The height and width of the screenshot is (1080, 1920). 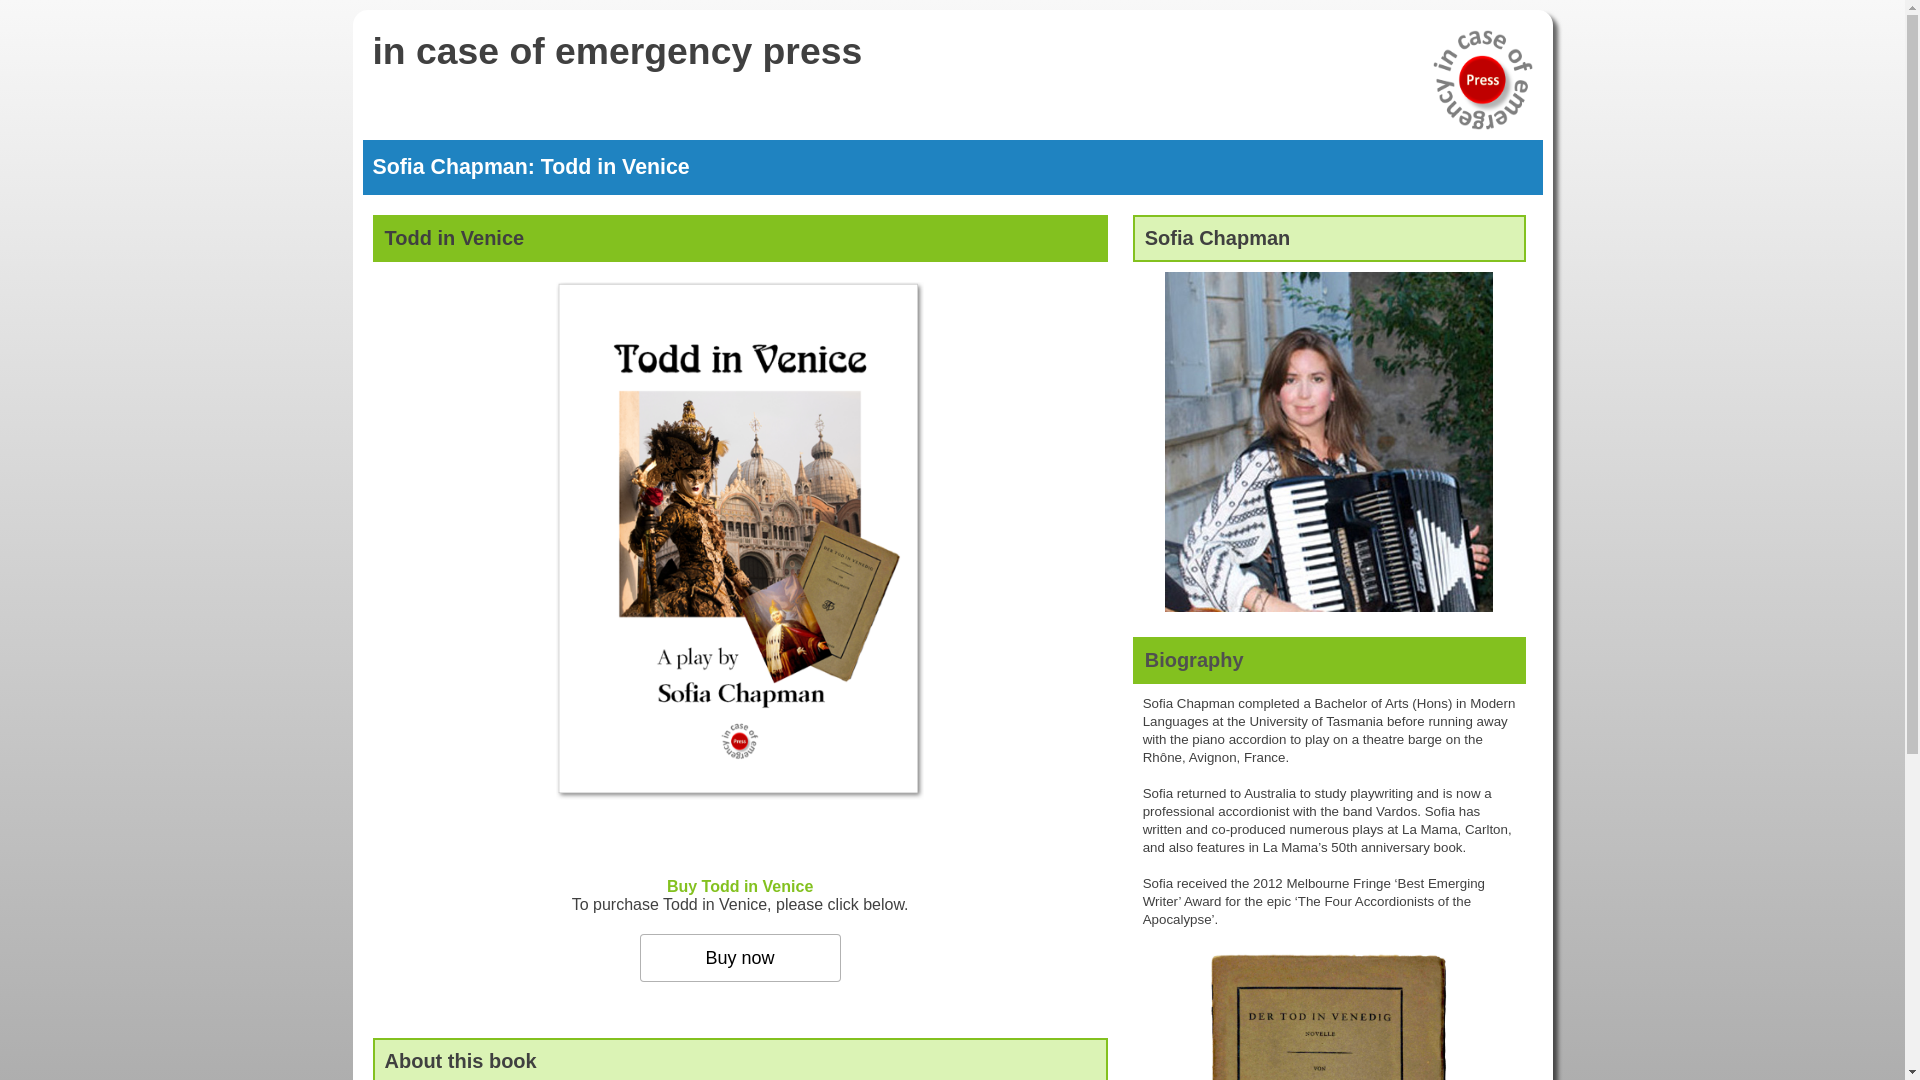 What do you see at coordinates (739, 956) in the screenshot?
I see `'Buy now'` at bounding box center [739, 956].